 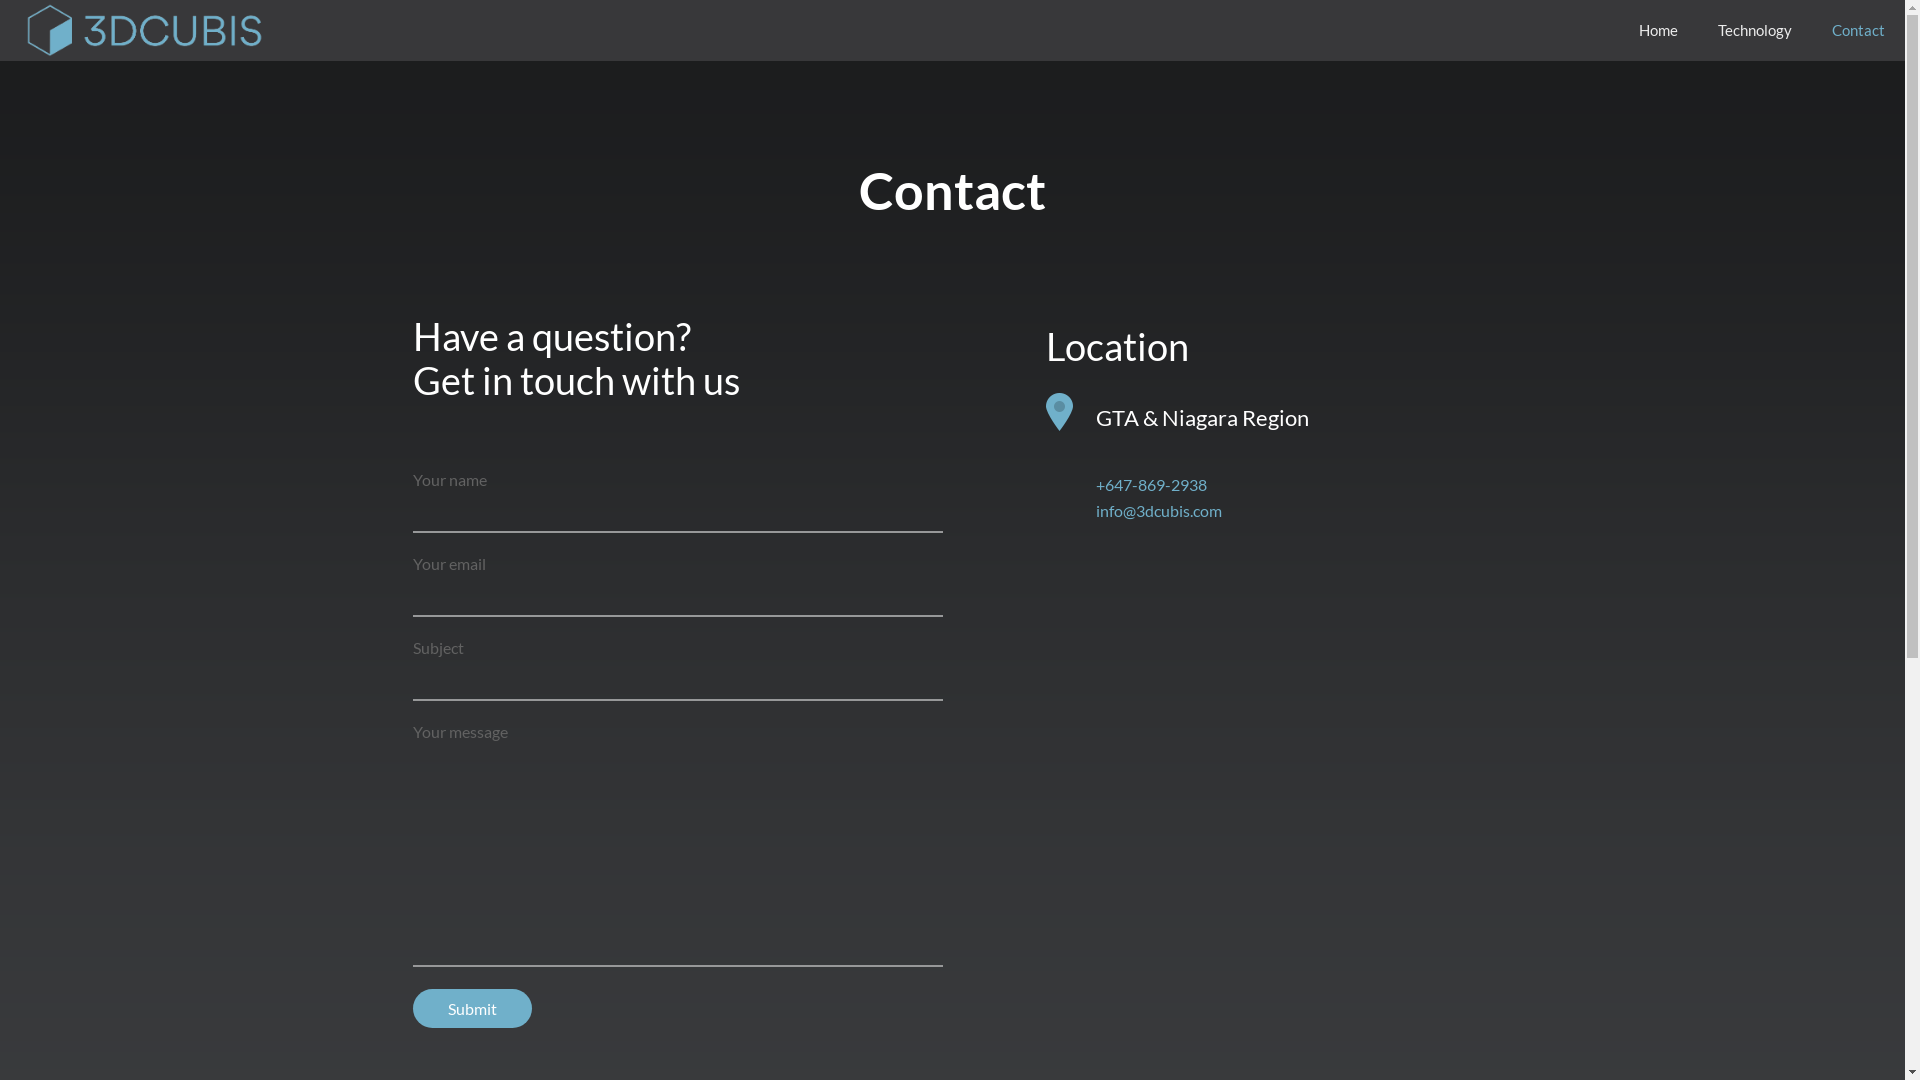 I want to click on '3dCubis', so click(x=141, y=30).